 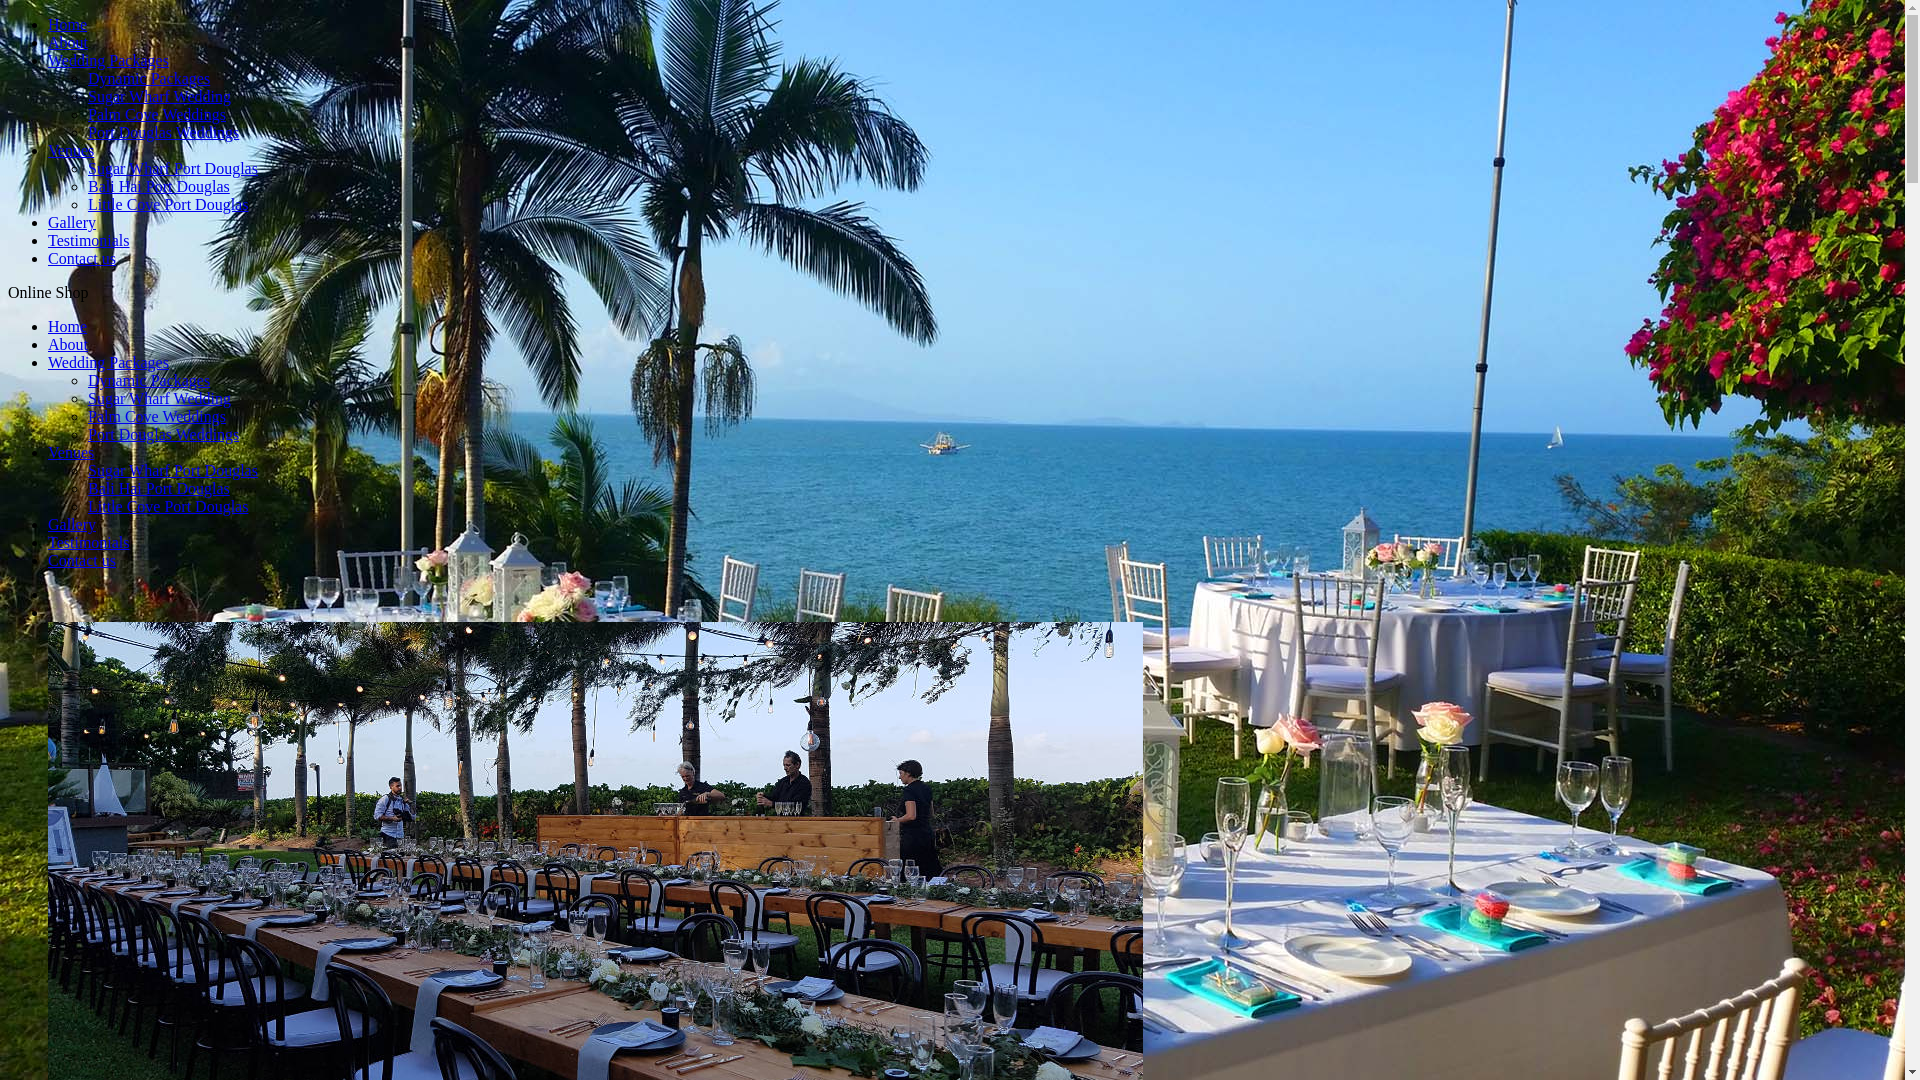 What do you see at coordinates (147, 77) in the screenshot?
I see `'Dynamic Packages'` at bounding box center [147, 77].